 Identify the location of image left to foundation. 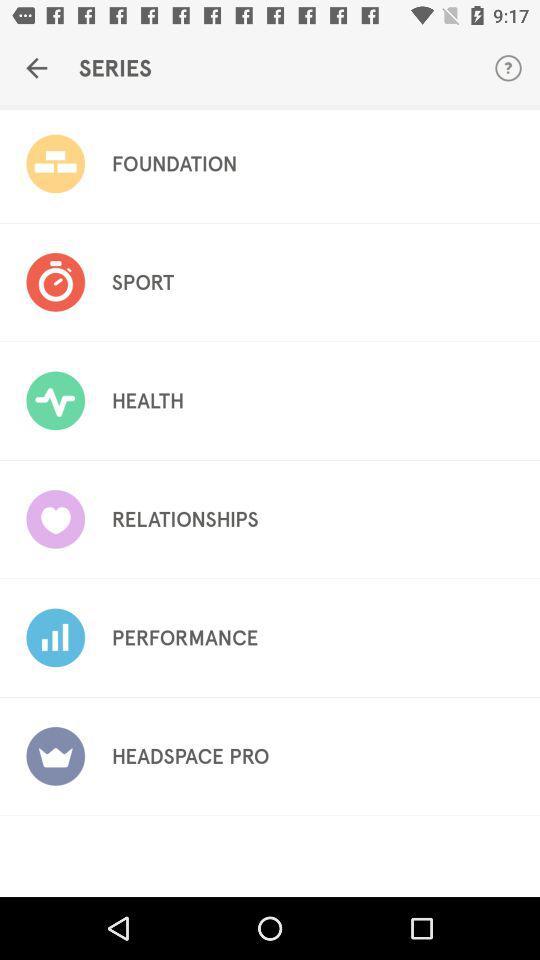
(55, 162).